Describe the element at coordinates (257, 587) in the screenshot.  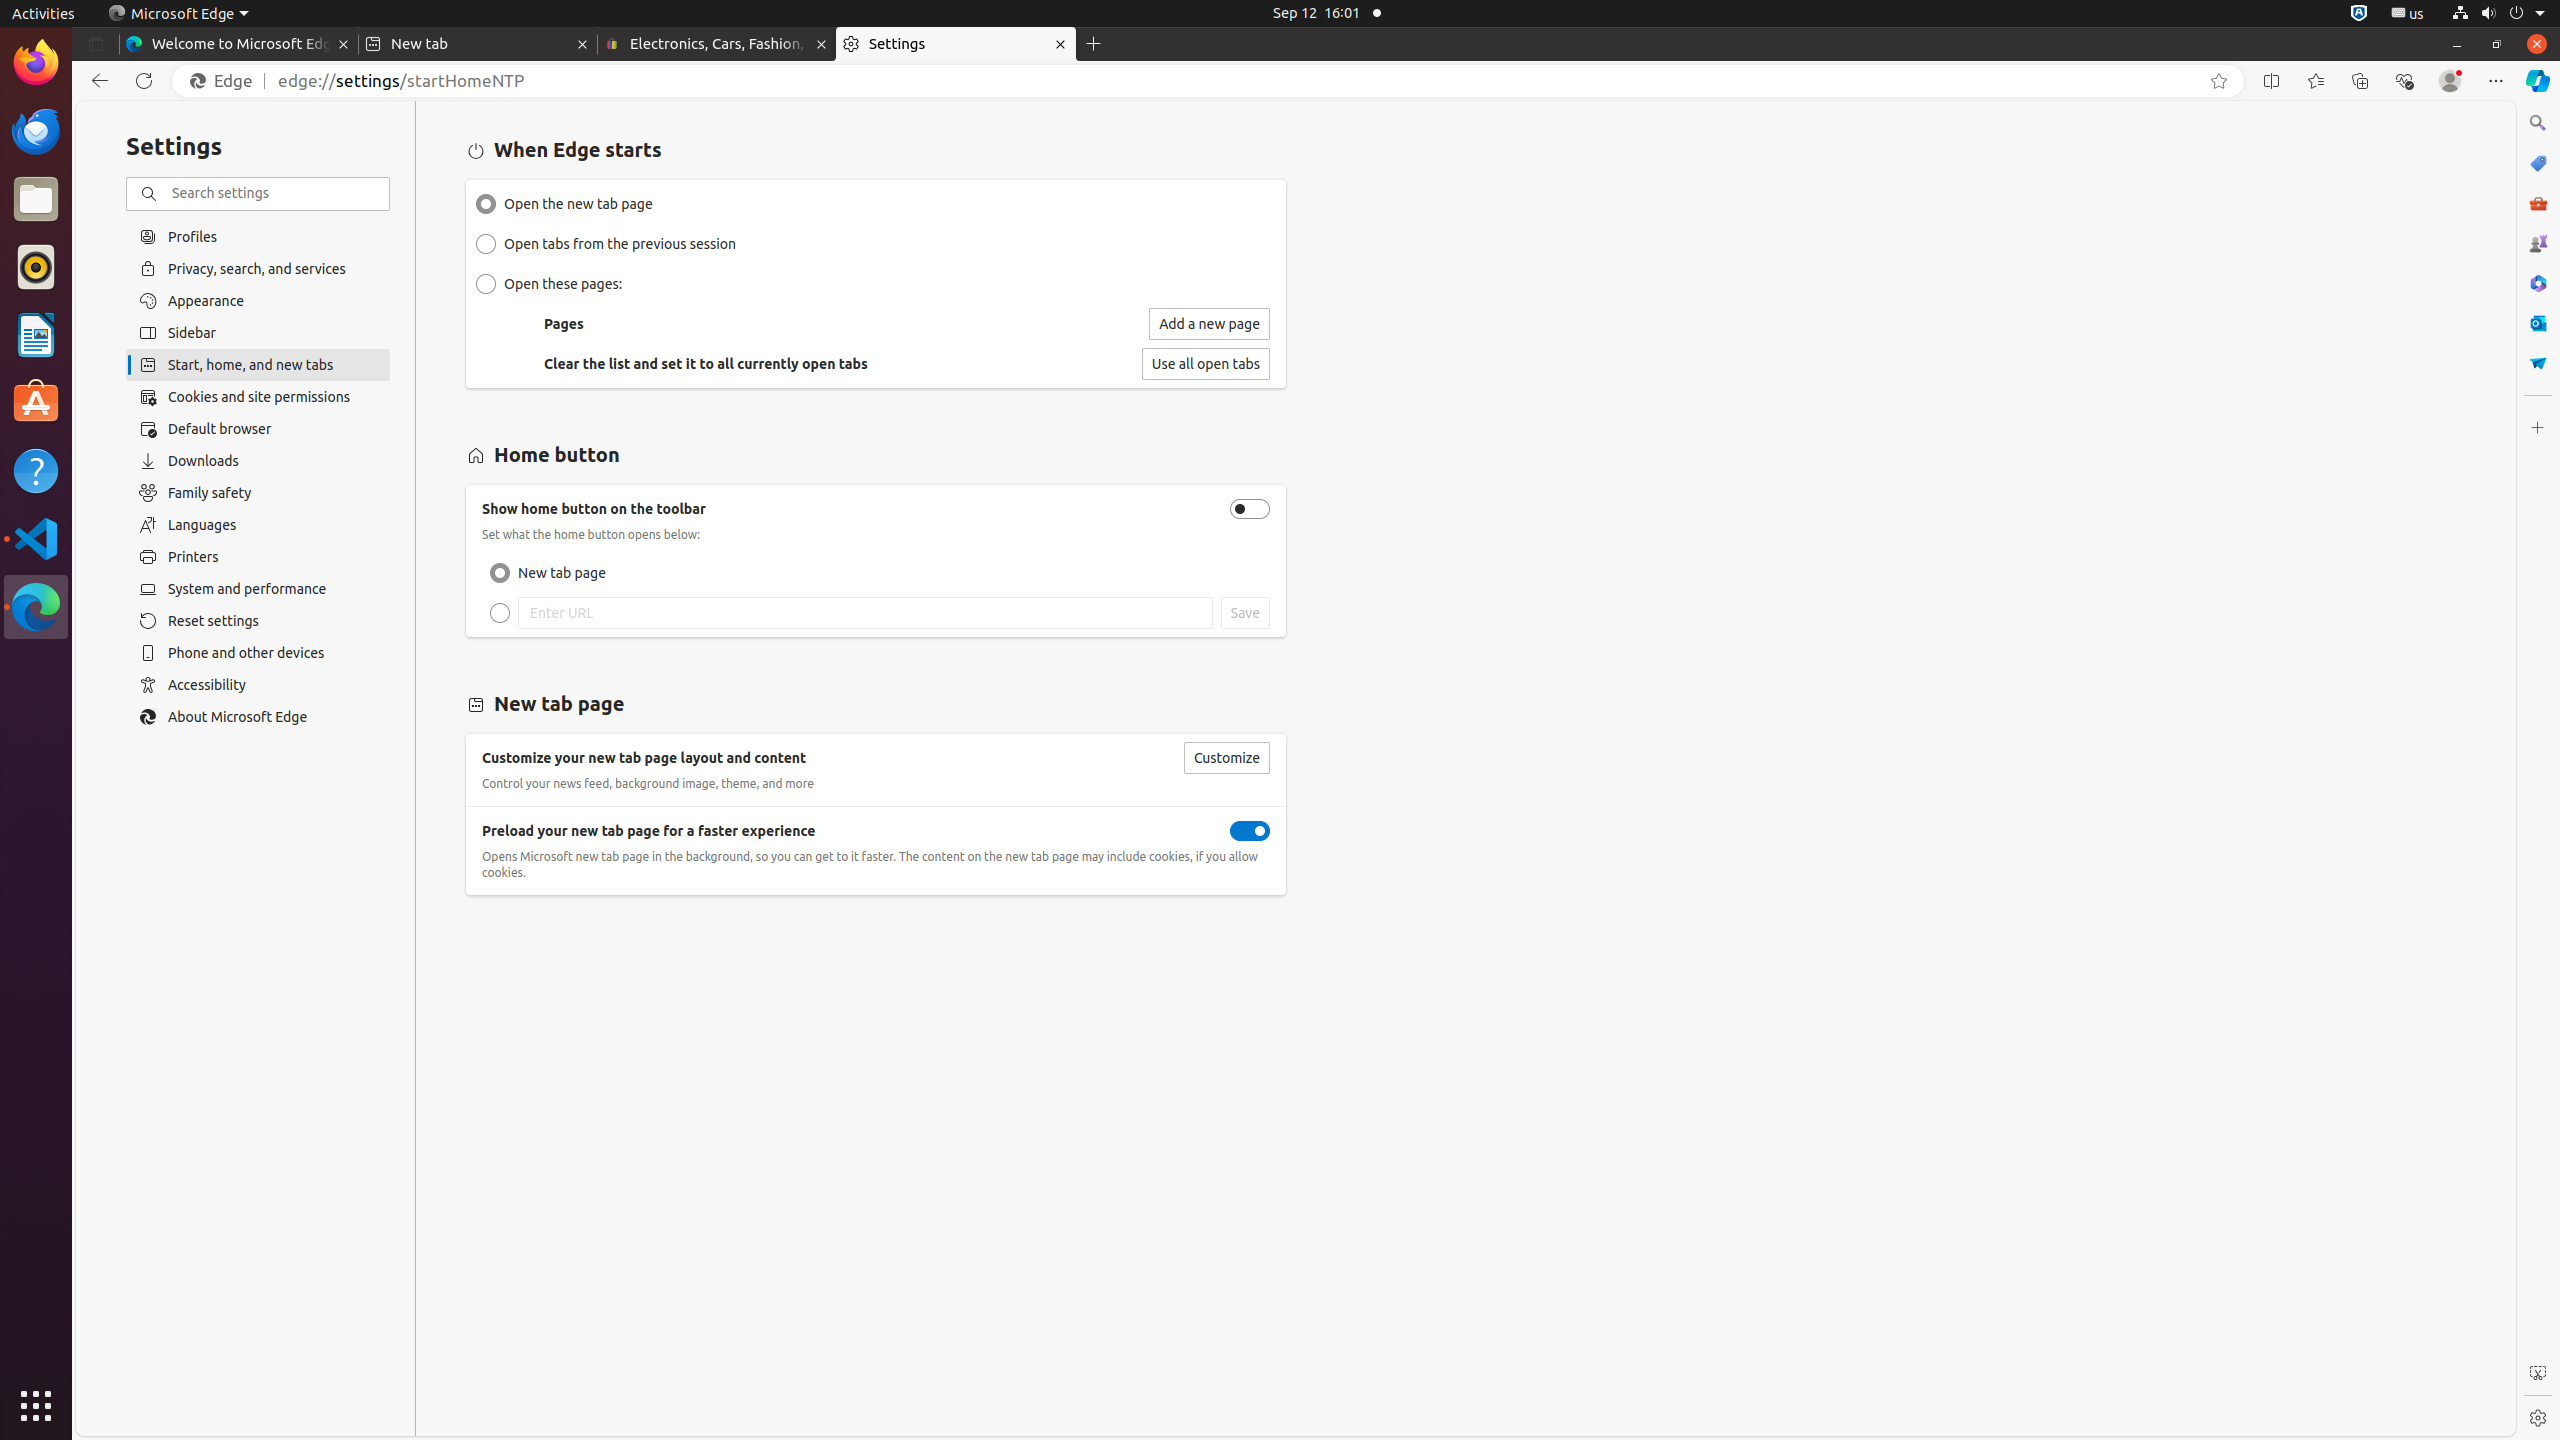
I see `'System and performance'` at that location.